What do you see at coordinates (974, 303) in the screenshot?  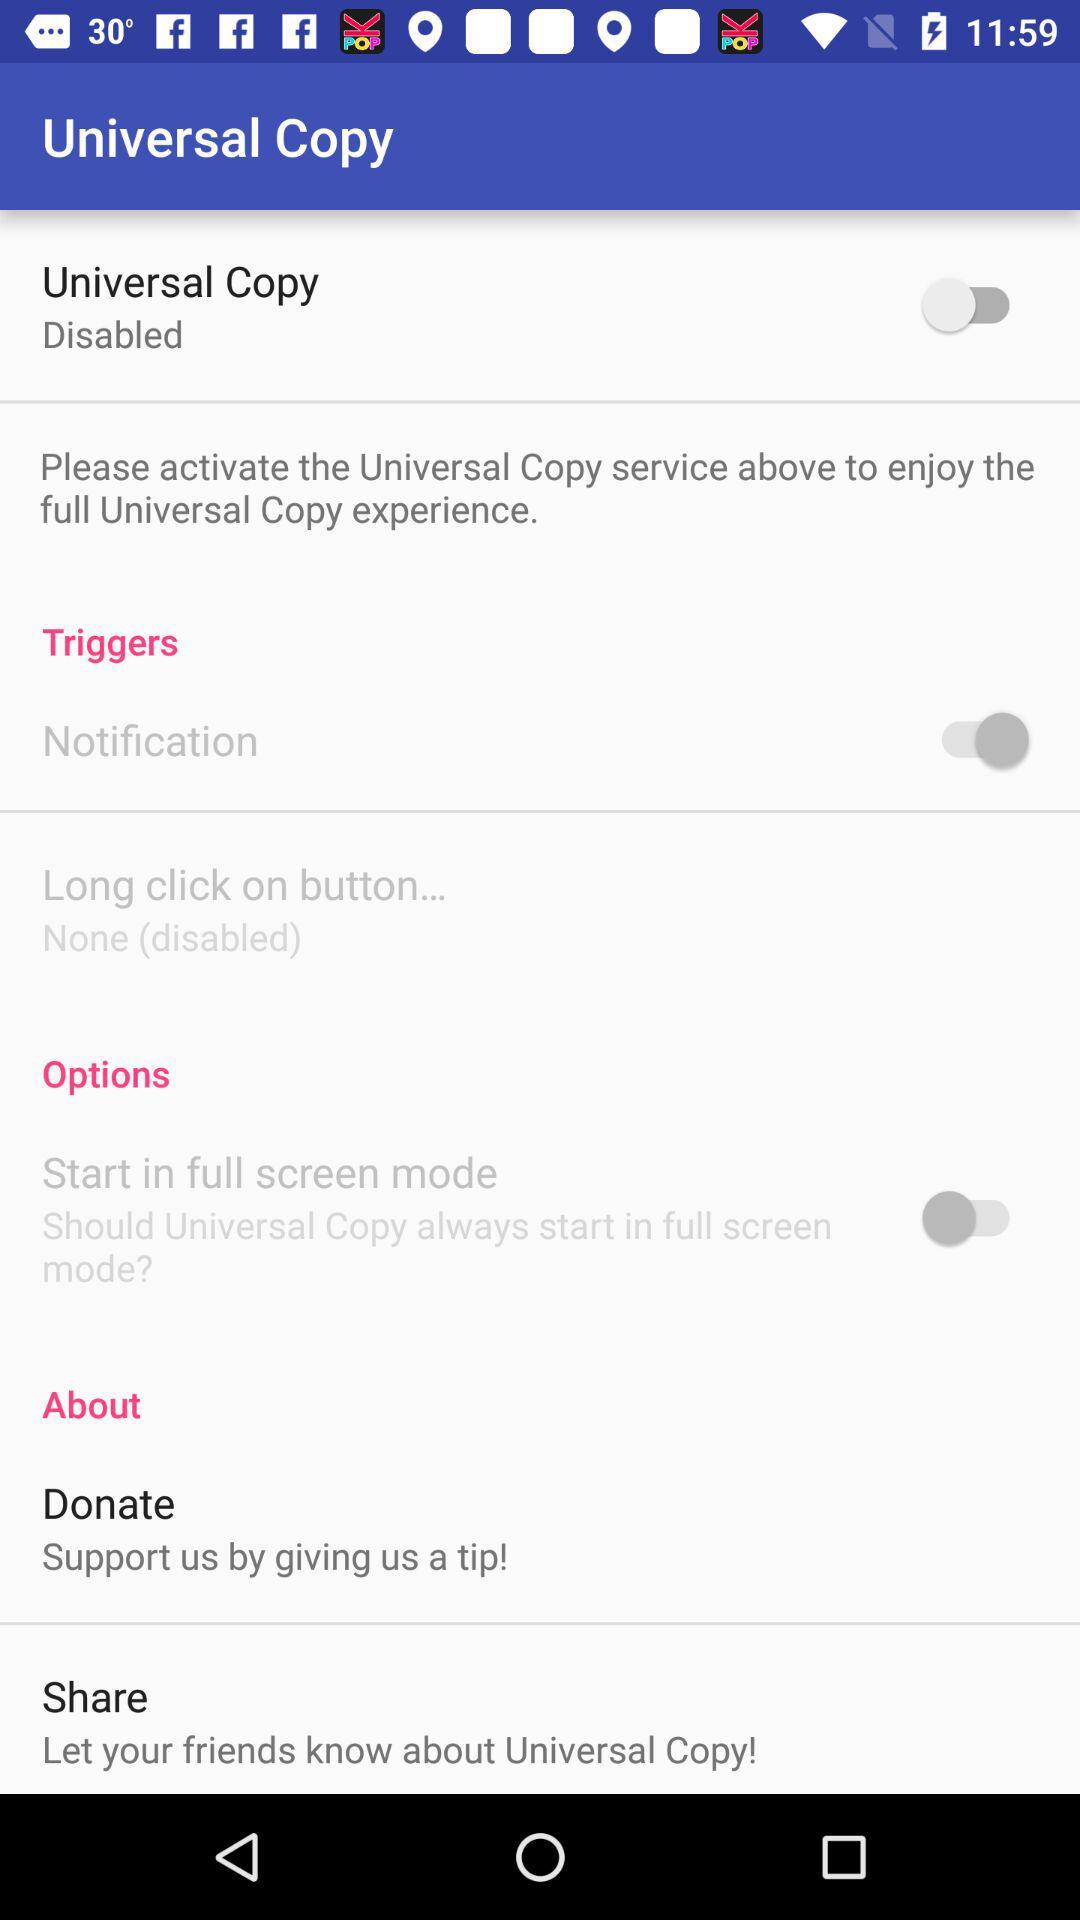 I see `universal copy function` at bounding box center [974, 303].